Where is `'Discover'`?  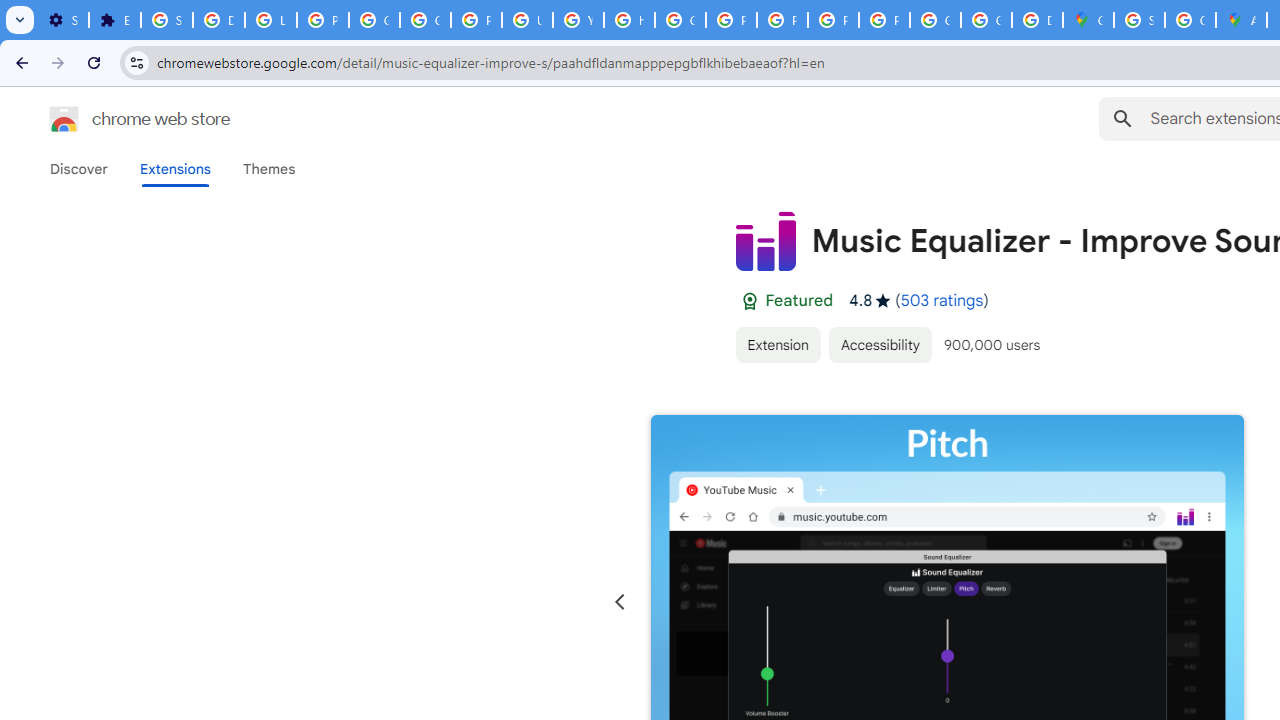 'Discover' is located at coordinates (79, 168).